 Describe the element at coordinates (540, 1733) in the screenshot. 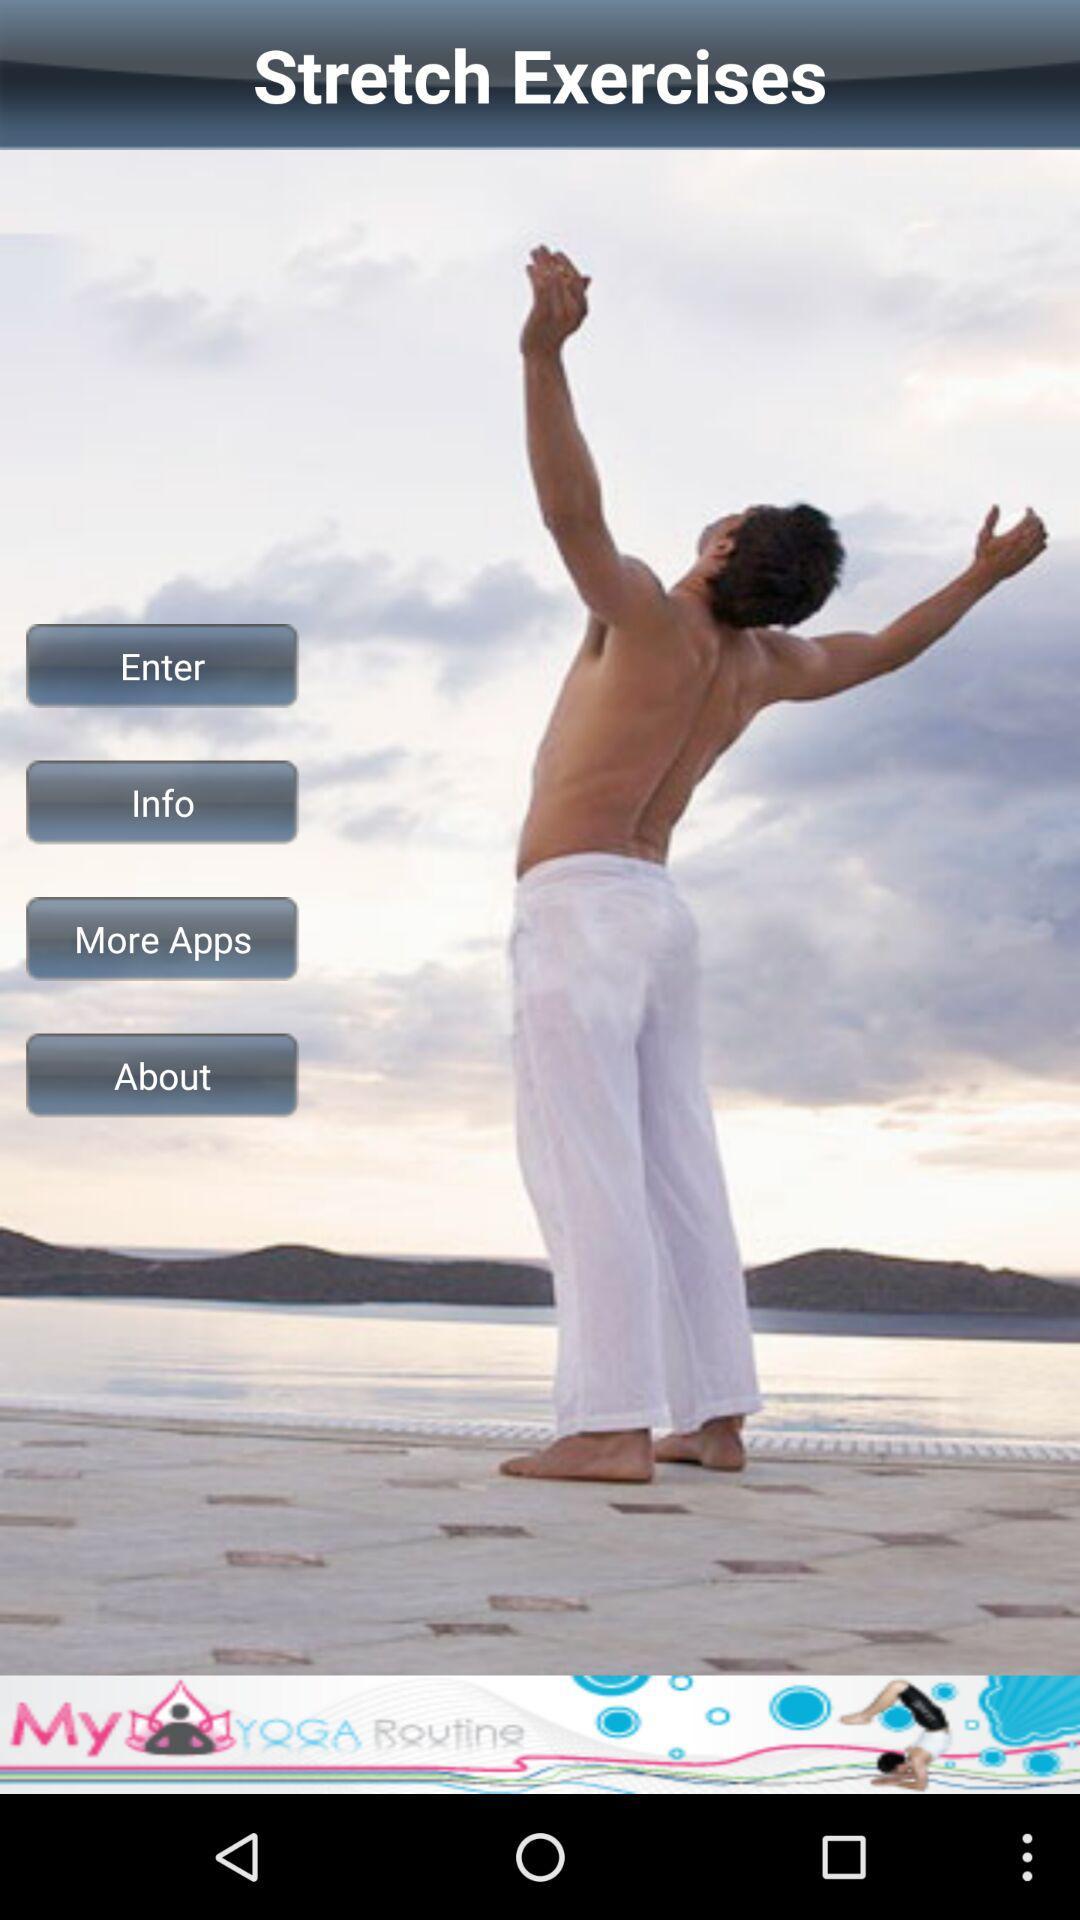

I see `visit sponsor advertisement` at that location.